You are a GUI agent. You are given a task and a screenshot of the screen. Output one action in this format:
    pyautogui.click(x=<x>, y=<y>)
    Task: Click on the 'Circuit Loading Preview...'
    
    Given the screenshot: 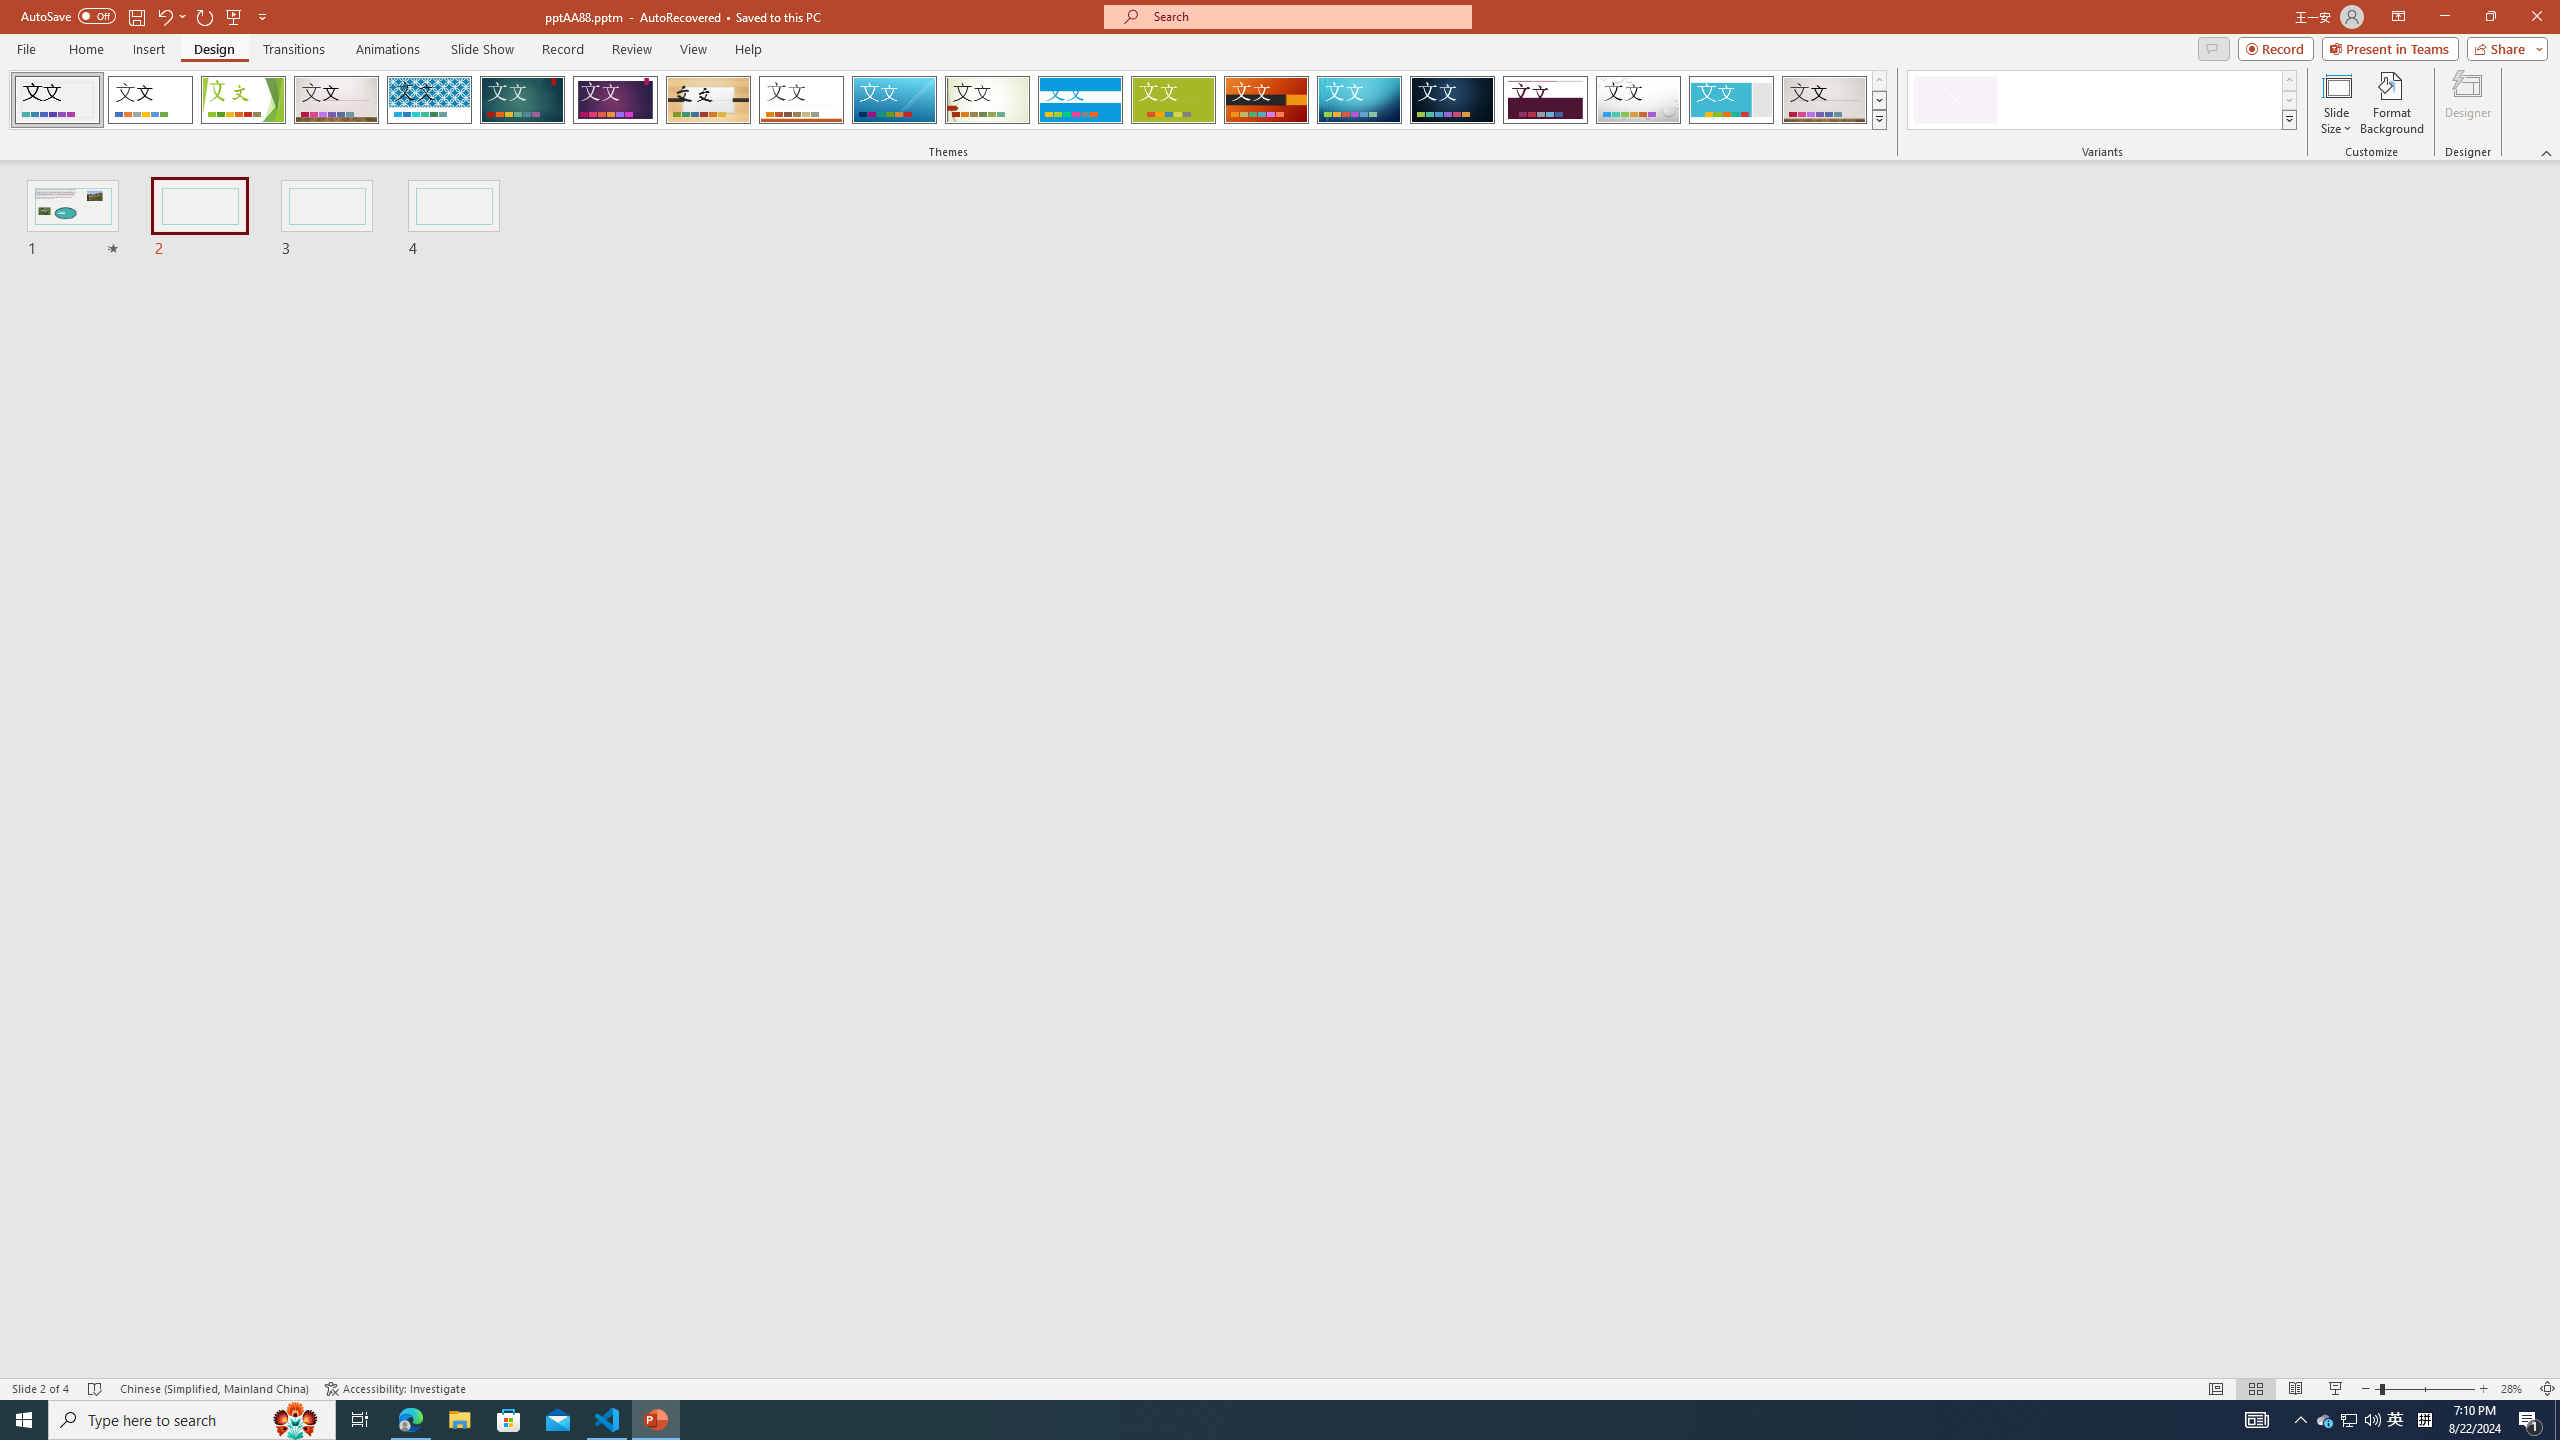 What is the action you would take?
    pyautogui.click(x=1358, y=99)
    